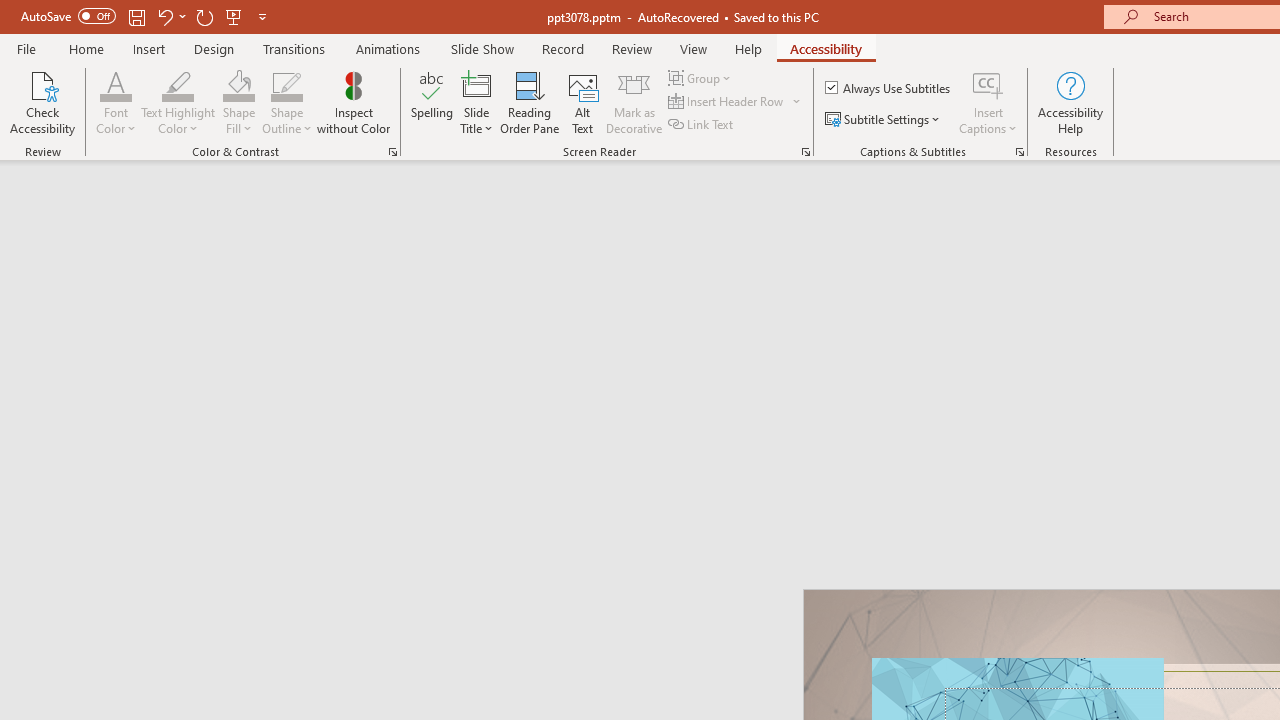 The image size is (1280, 720). What do you see at coordinates (529, 103) in the screenshot?
I see `'Reading Order Pane'` at bounding box center [529, 103].